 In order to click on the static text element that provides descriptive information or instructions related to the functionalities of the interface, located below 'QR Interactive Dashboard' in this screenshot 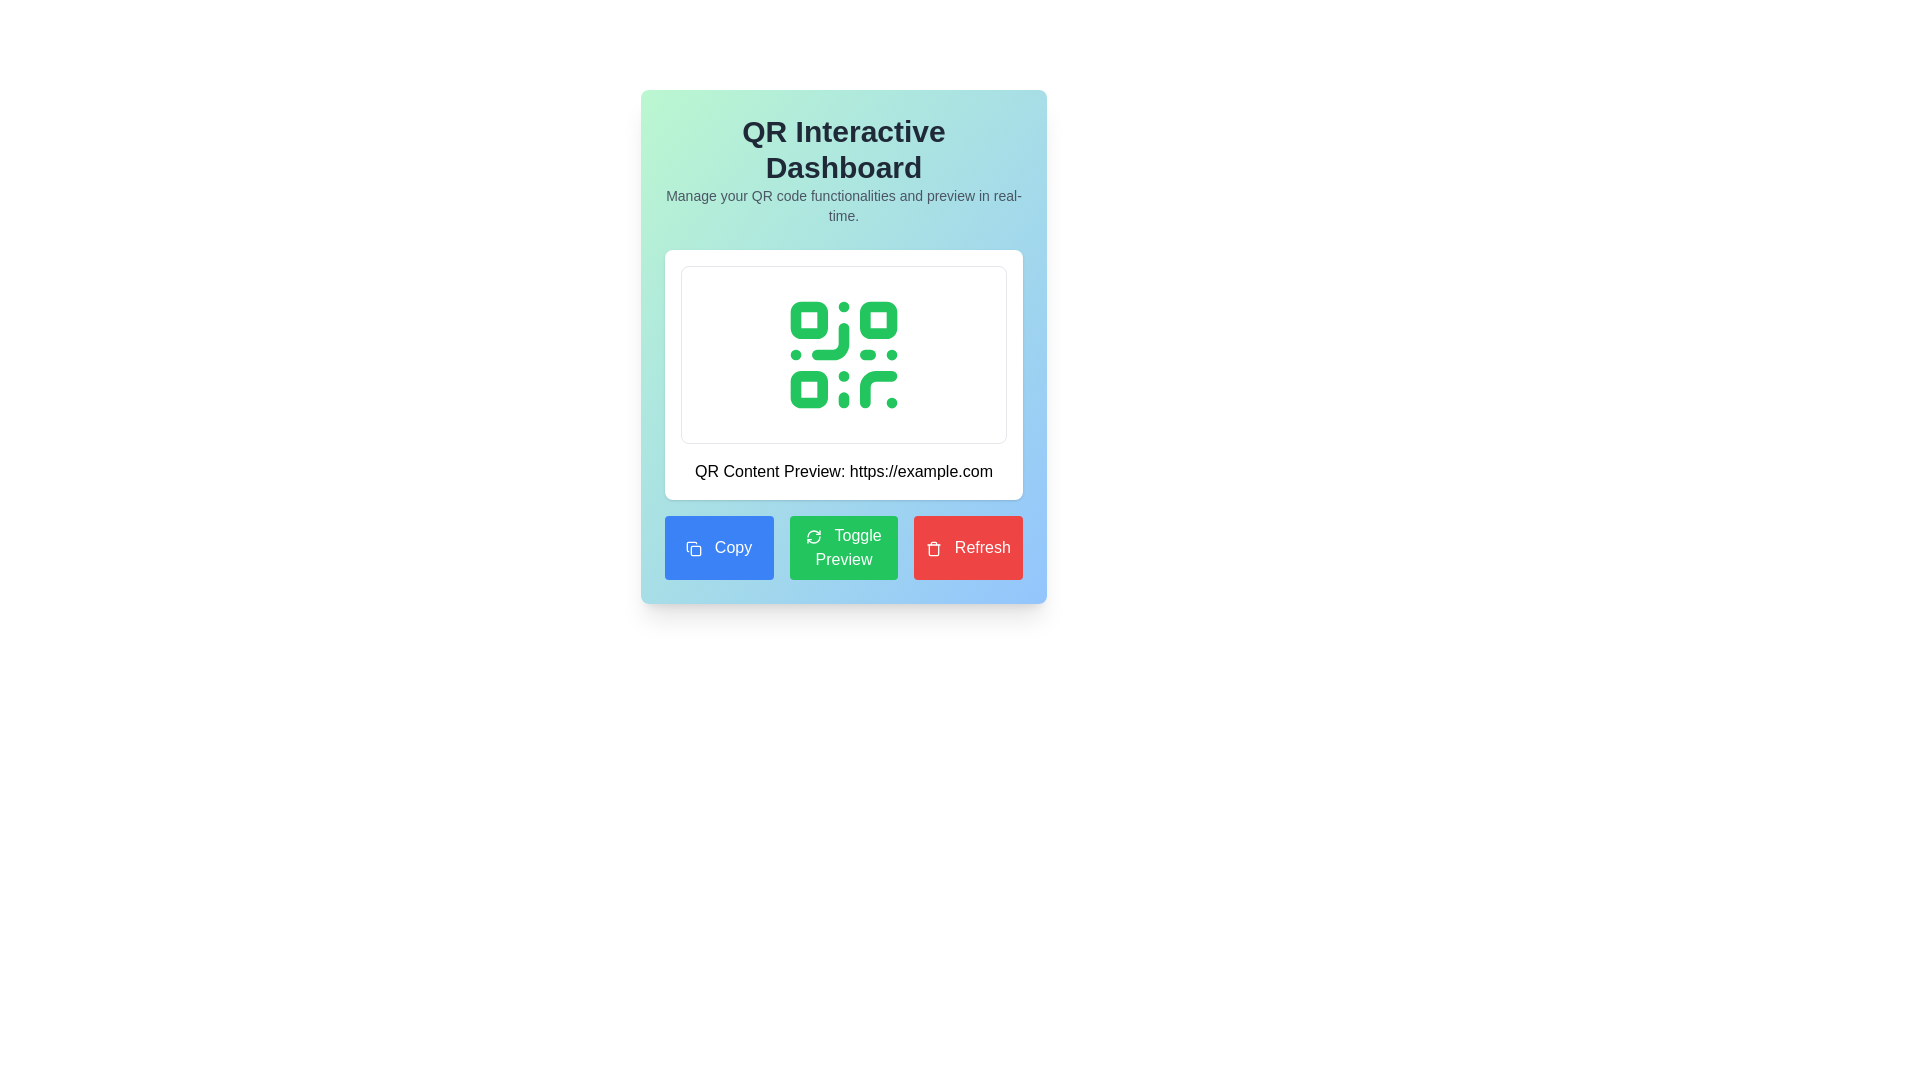, I will do `click(844, 205)`.